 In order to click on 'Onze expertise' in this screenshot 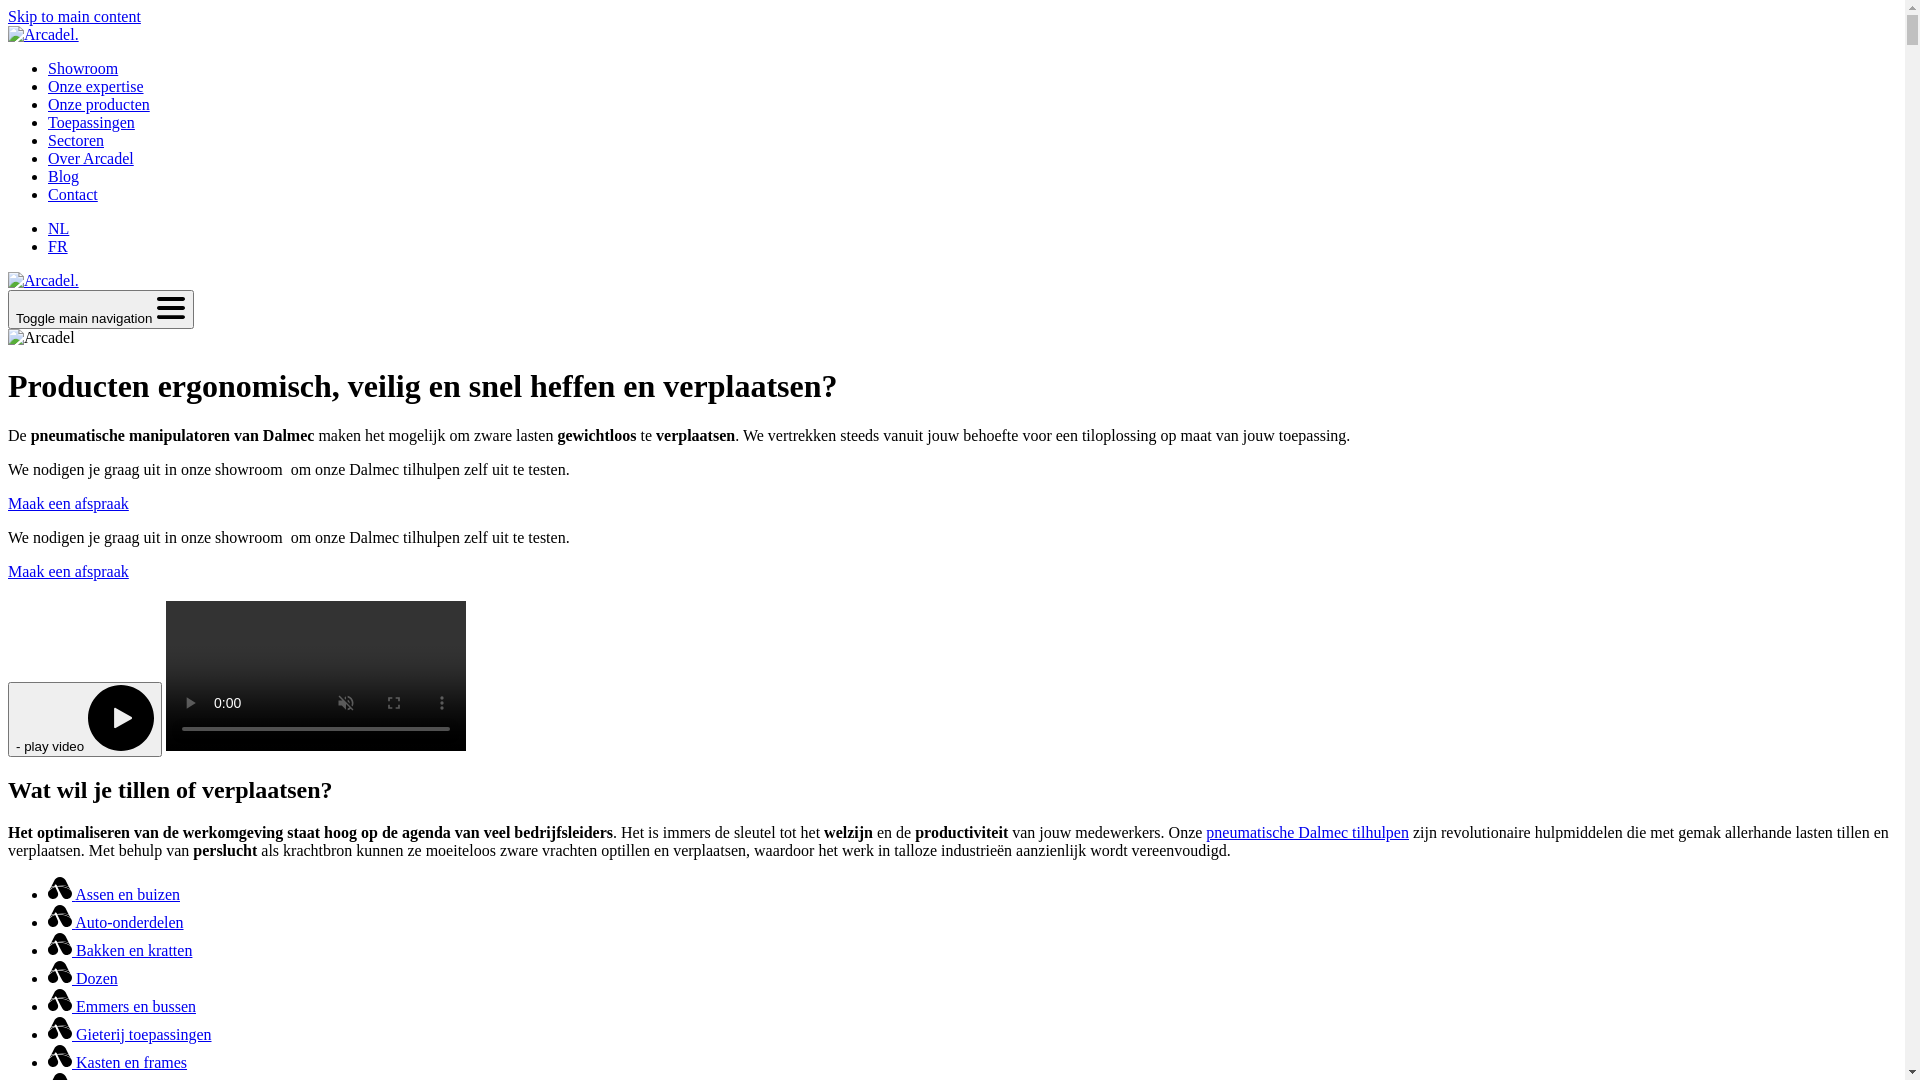, I will do `click(95, 85)`.